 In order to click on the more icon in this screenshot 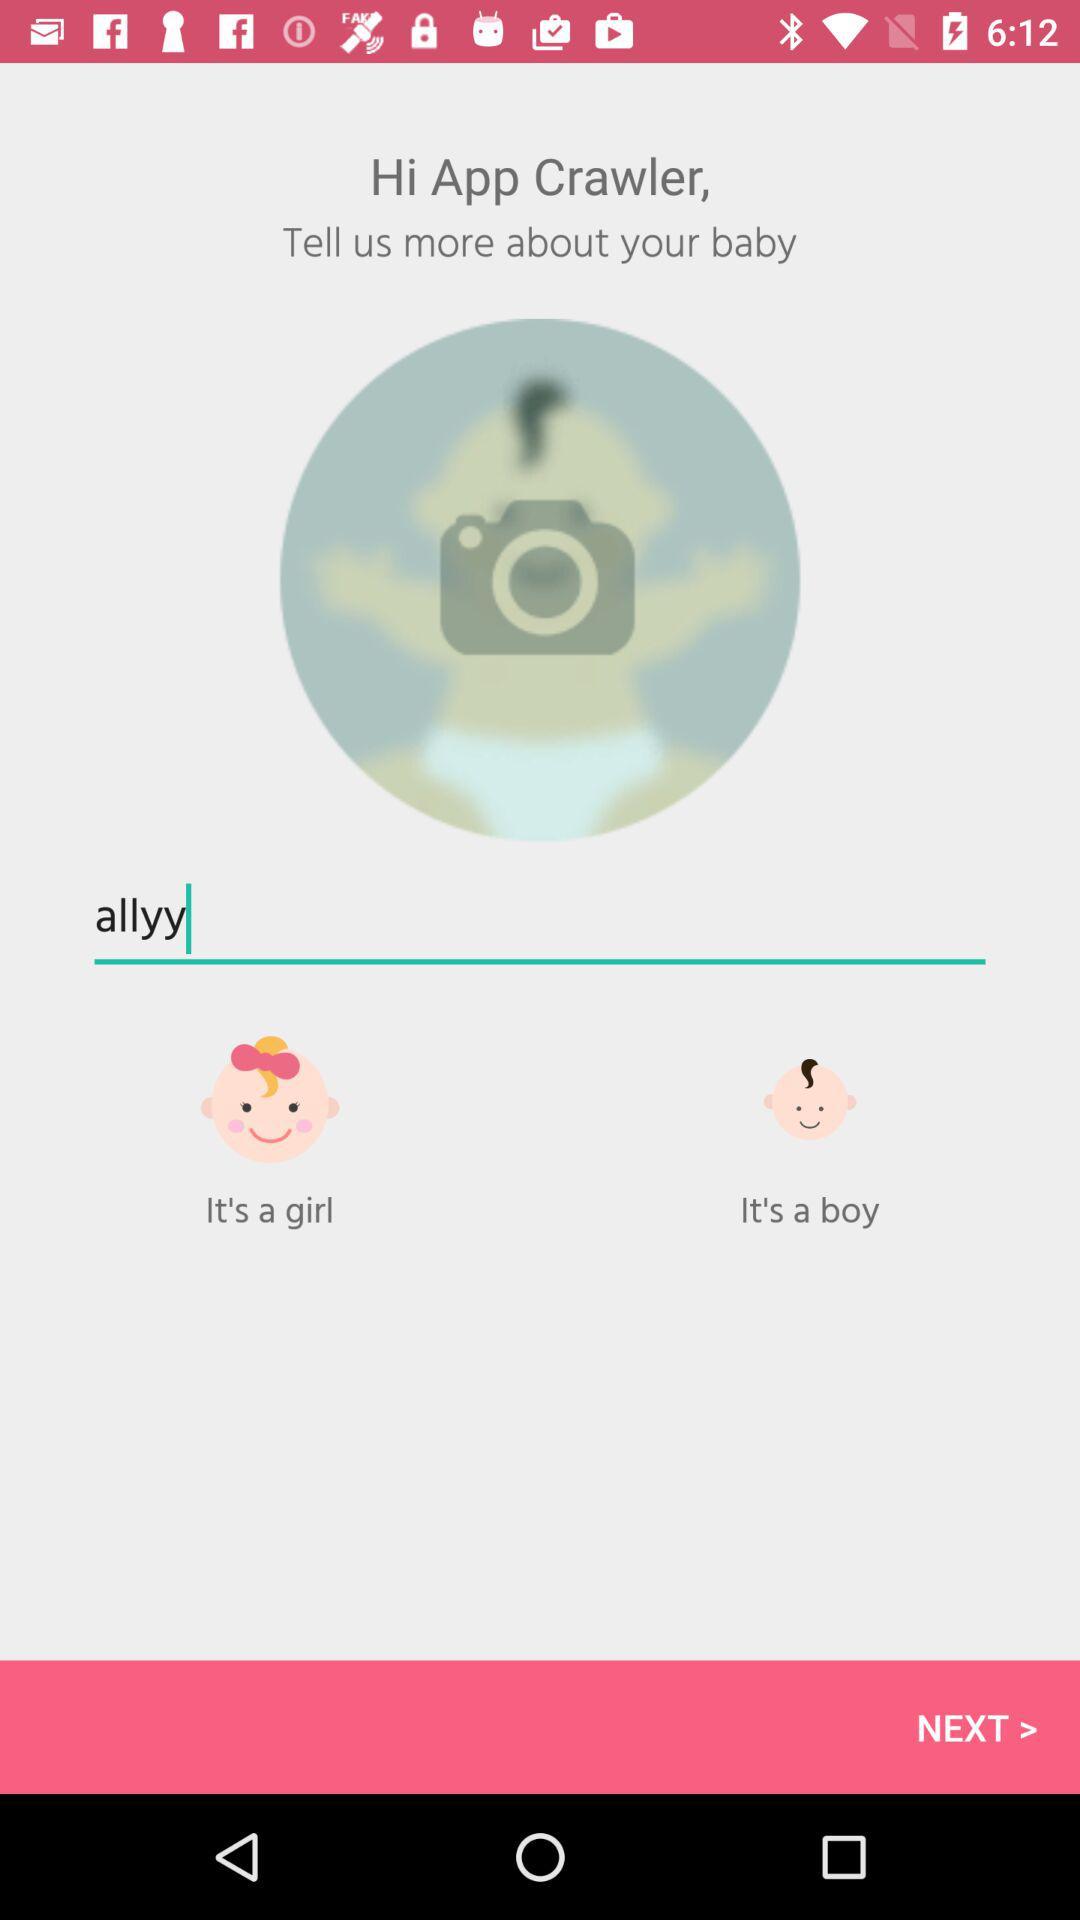, I will do `click(810, 1098)`.